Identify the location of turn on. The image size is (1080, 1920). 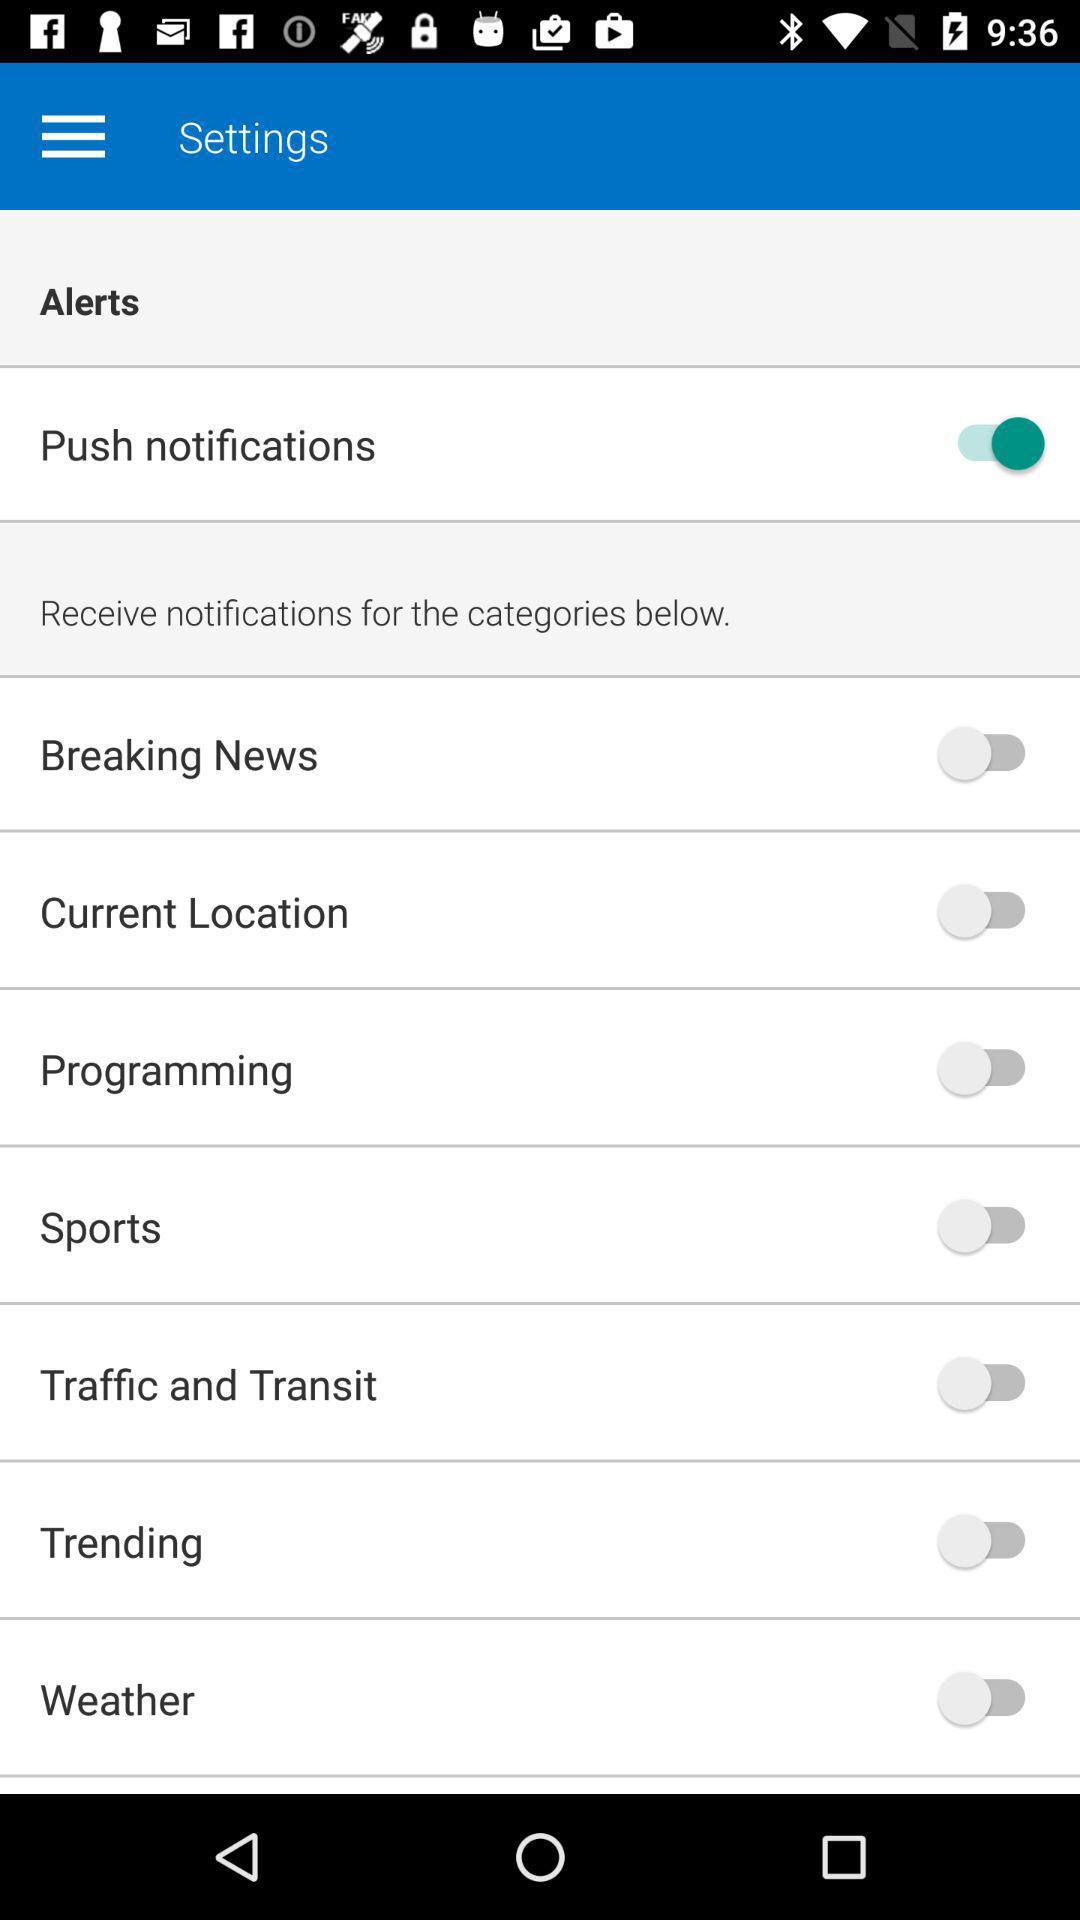
(991, 442).